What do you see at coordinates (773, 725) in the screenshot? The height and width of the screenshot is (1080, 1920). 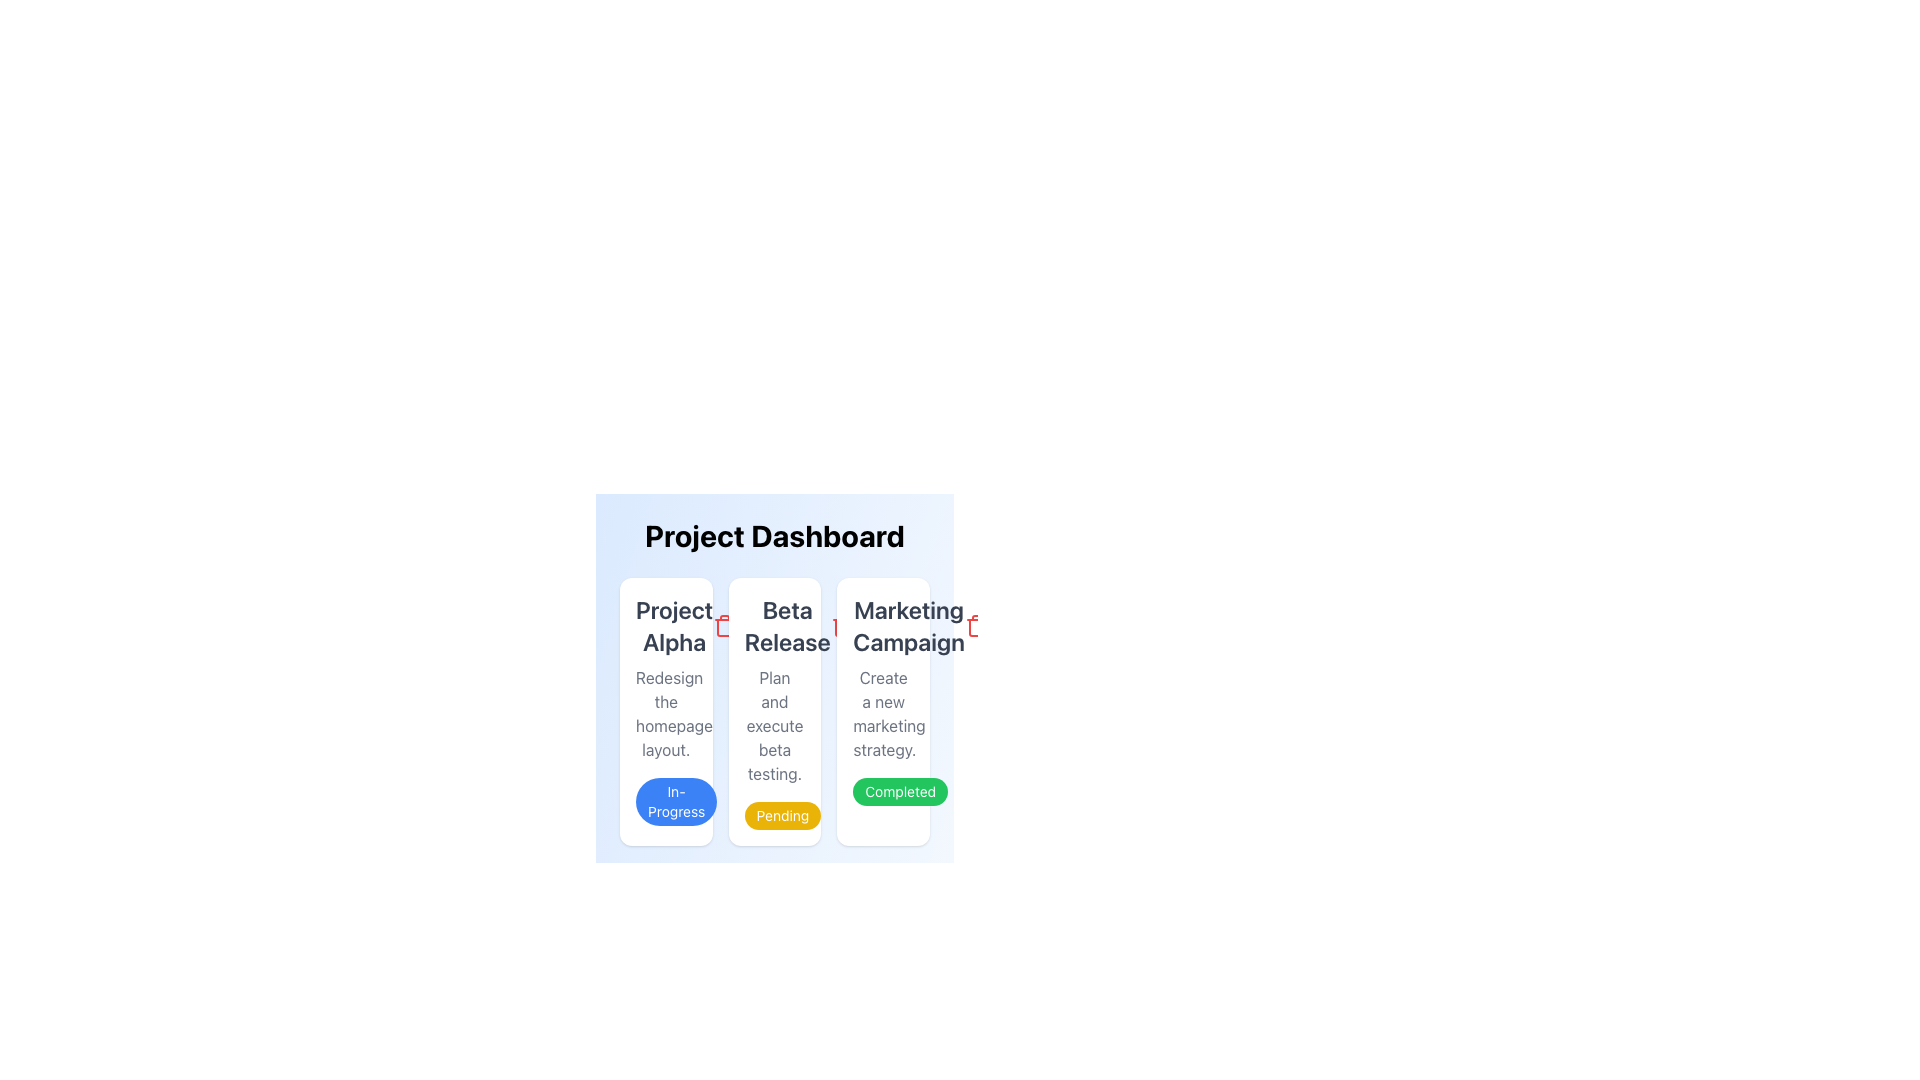 I see `the static text element displaying 'Plan and execute beta testing.' located in the second project card titled 'Beta Release', positioned above the yellow circular 'Pending' status badge` at bounding box center [773, 725].